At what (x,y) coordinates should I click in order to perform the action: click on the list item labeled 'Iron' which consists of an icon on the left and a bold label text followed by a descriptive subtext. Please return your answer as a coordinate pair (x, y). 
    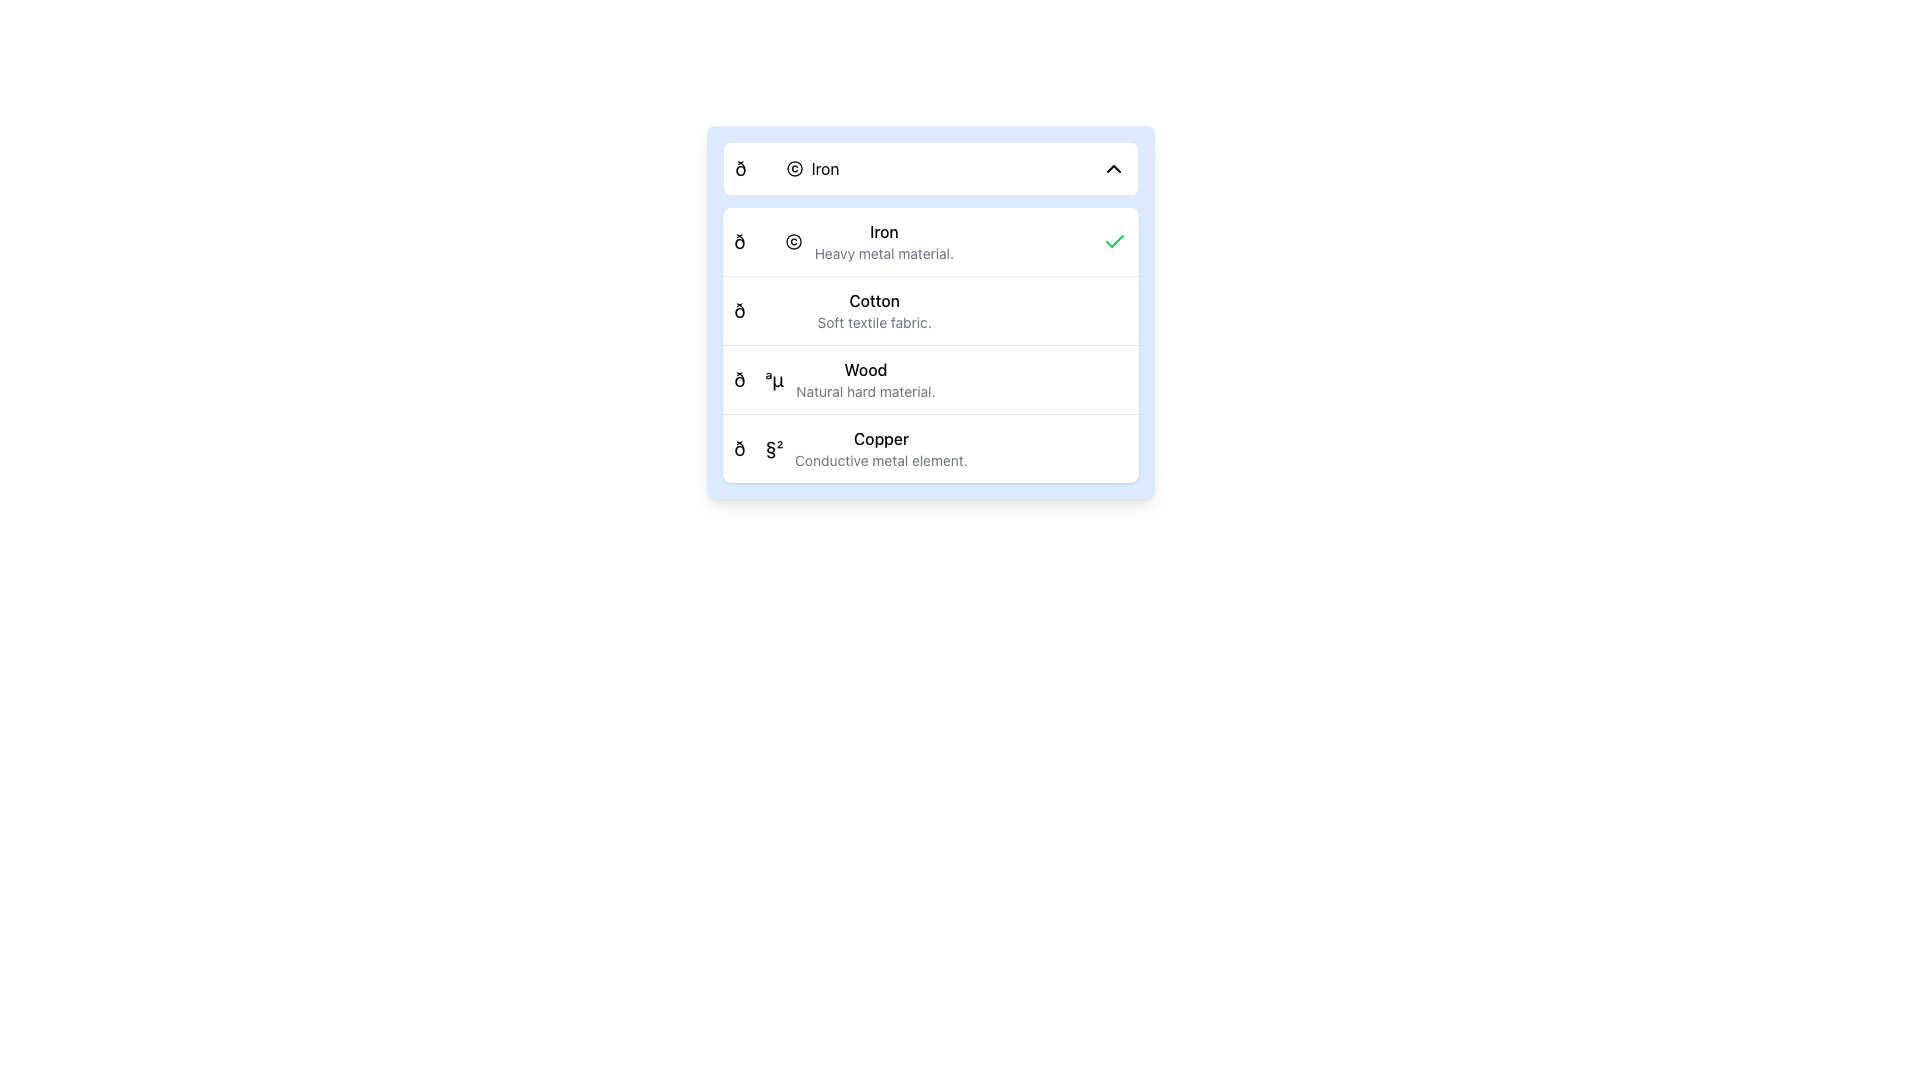
    Looking at the image, I should click on (844, 241).